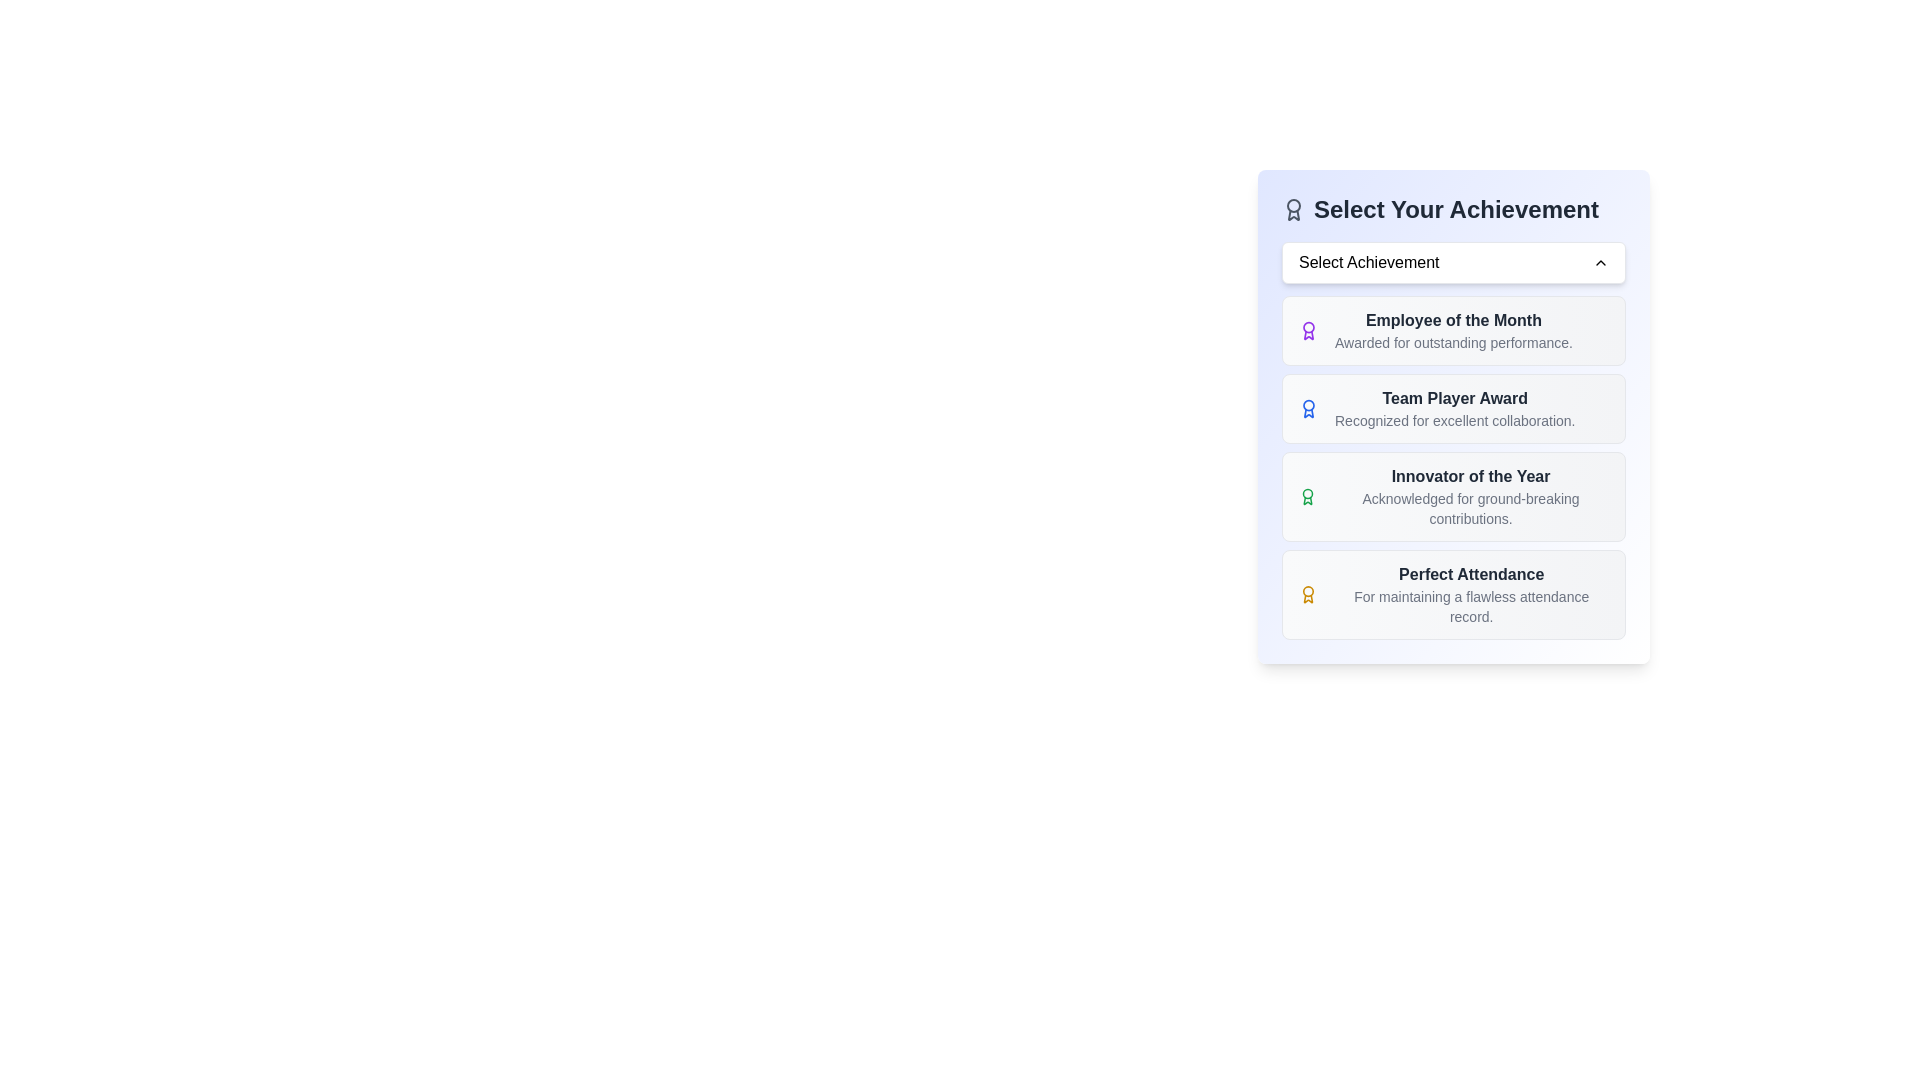  I want to click on the dropdown menu button located under the 'Select Your Achievement' title, so click(1454, 261).